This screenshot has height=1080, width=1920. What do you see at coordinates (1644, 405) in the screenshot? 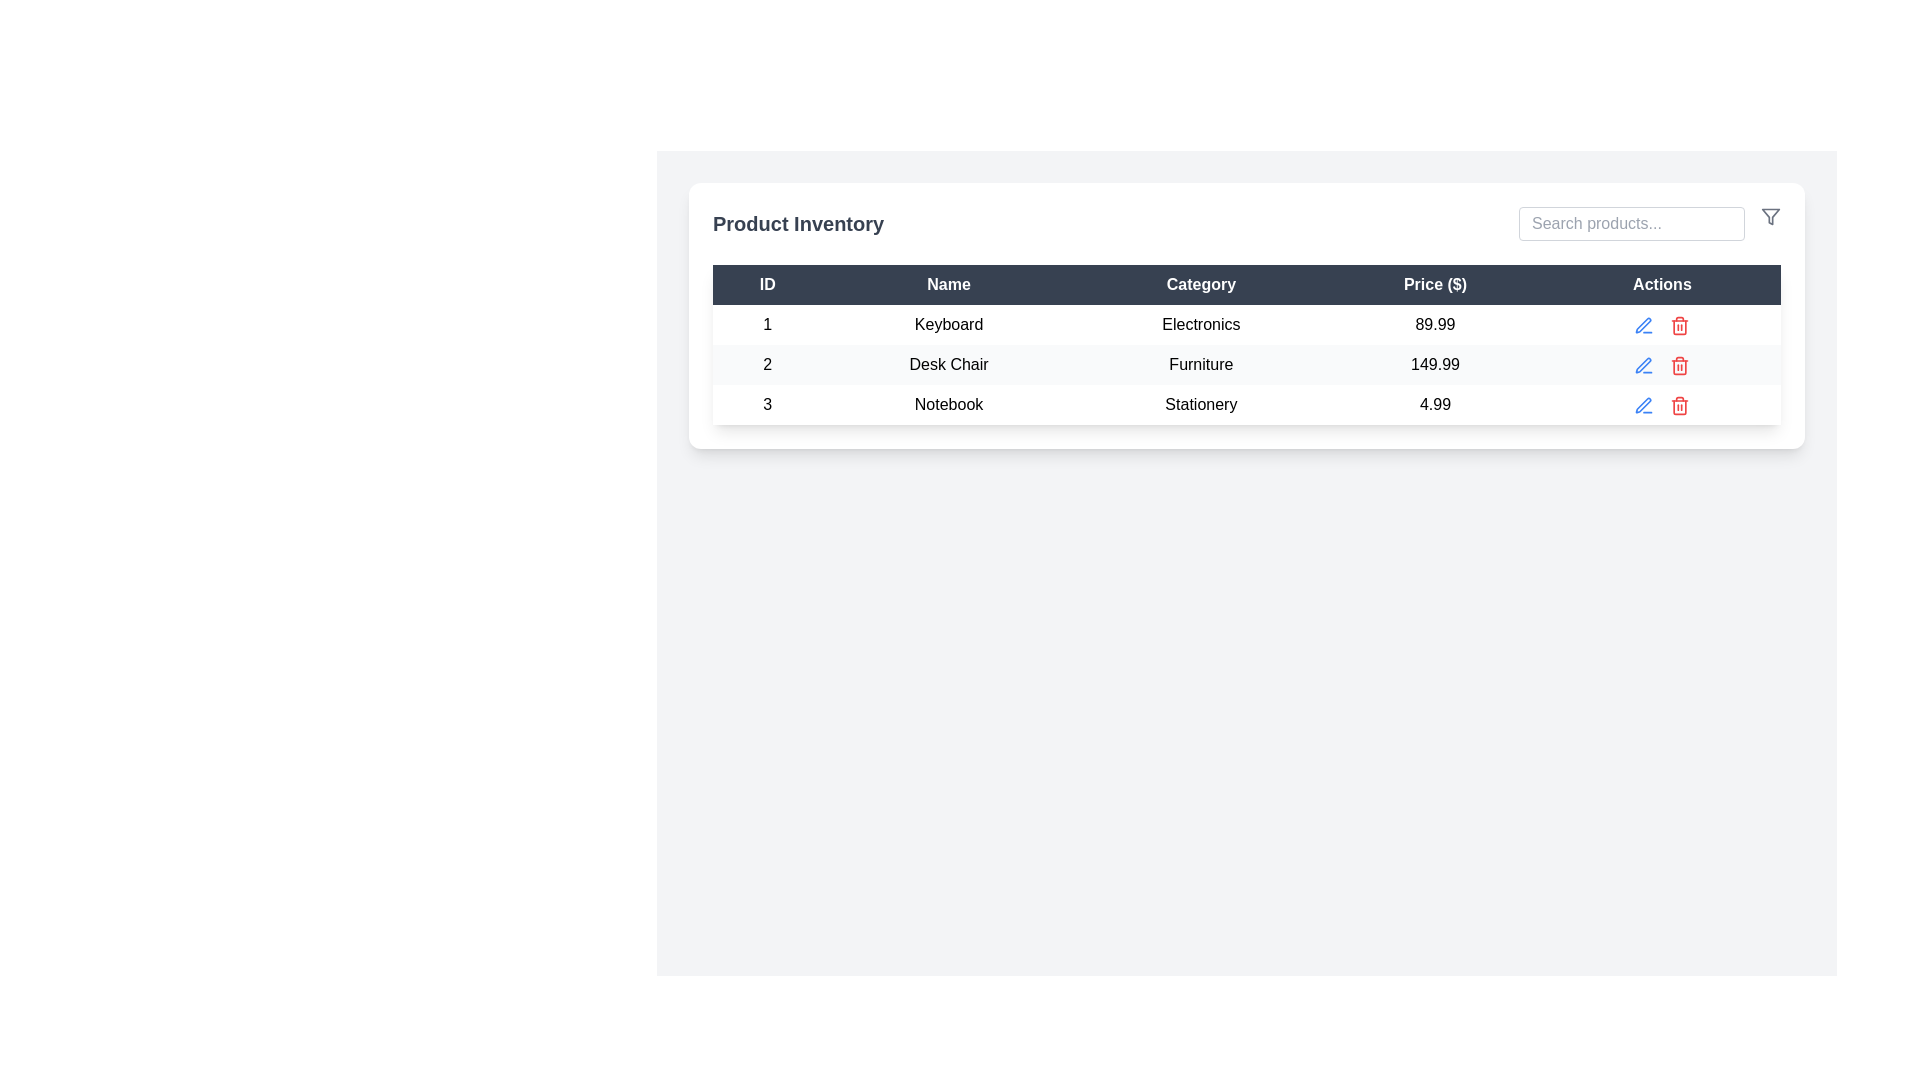
I see `the pen-shaped blue icon button located in the 'Actions' column of the third row of the table` at bounding box center [1644, 405].